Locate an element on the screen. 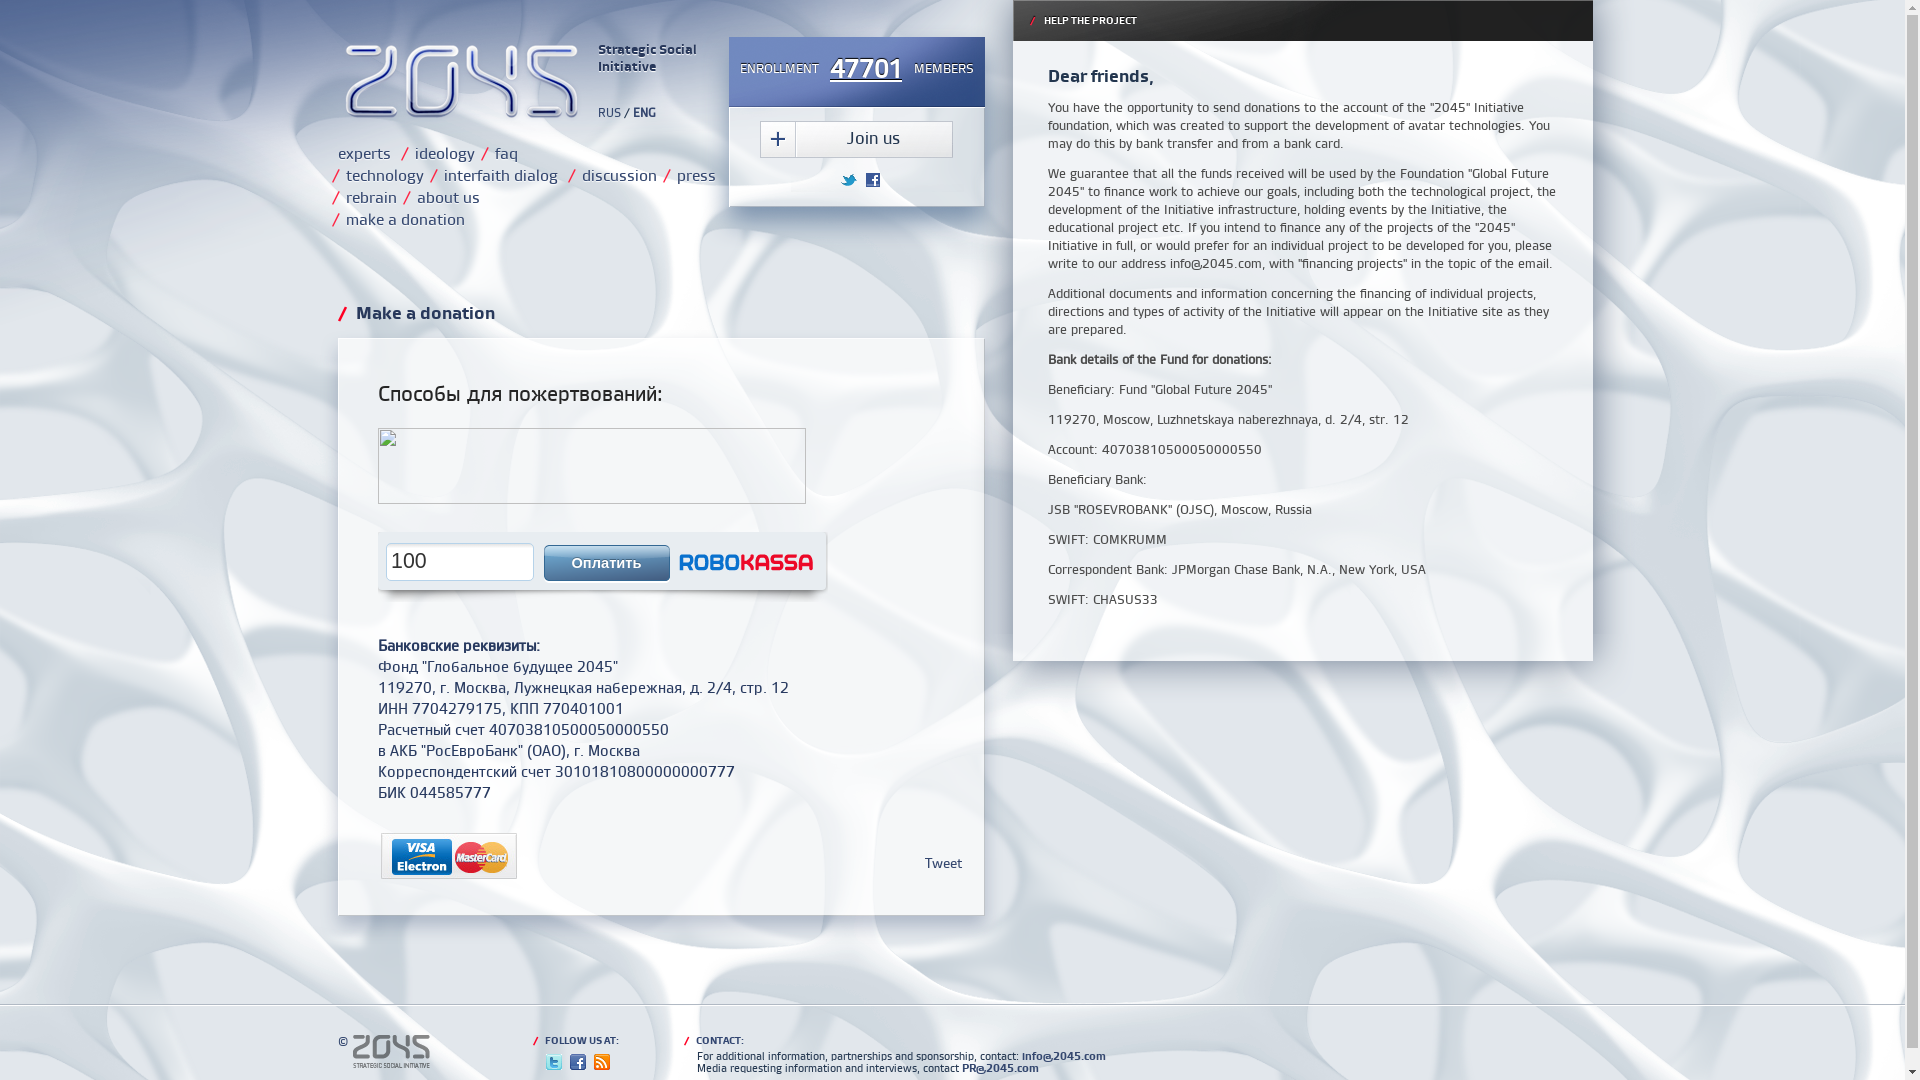  'ideology' is located at coordinates (443, 152).